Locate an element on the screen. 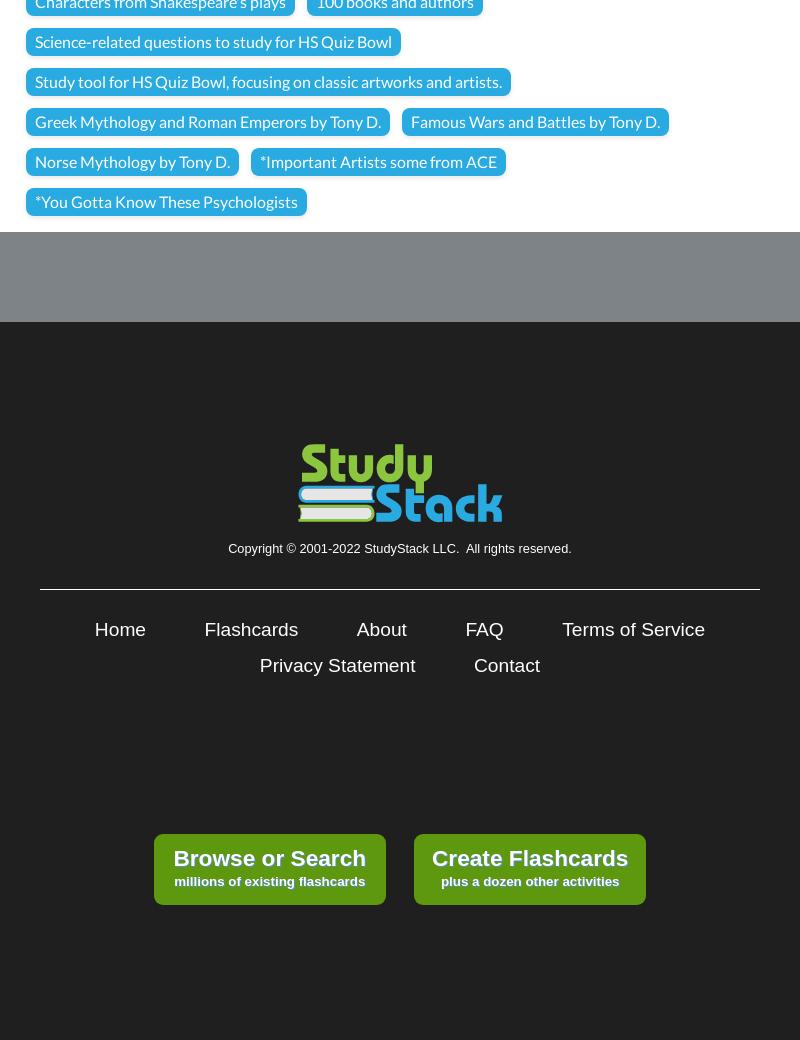 Image resolution: width=800 pixels, height=1040 pixels. 'Home' is located at coordinates (119, 628).